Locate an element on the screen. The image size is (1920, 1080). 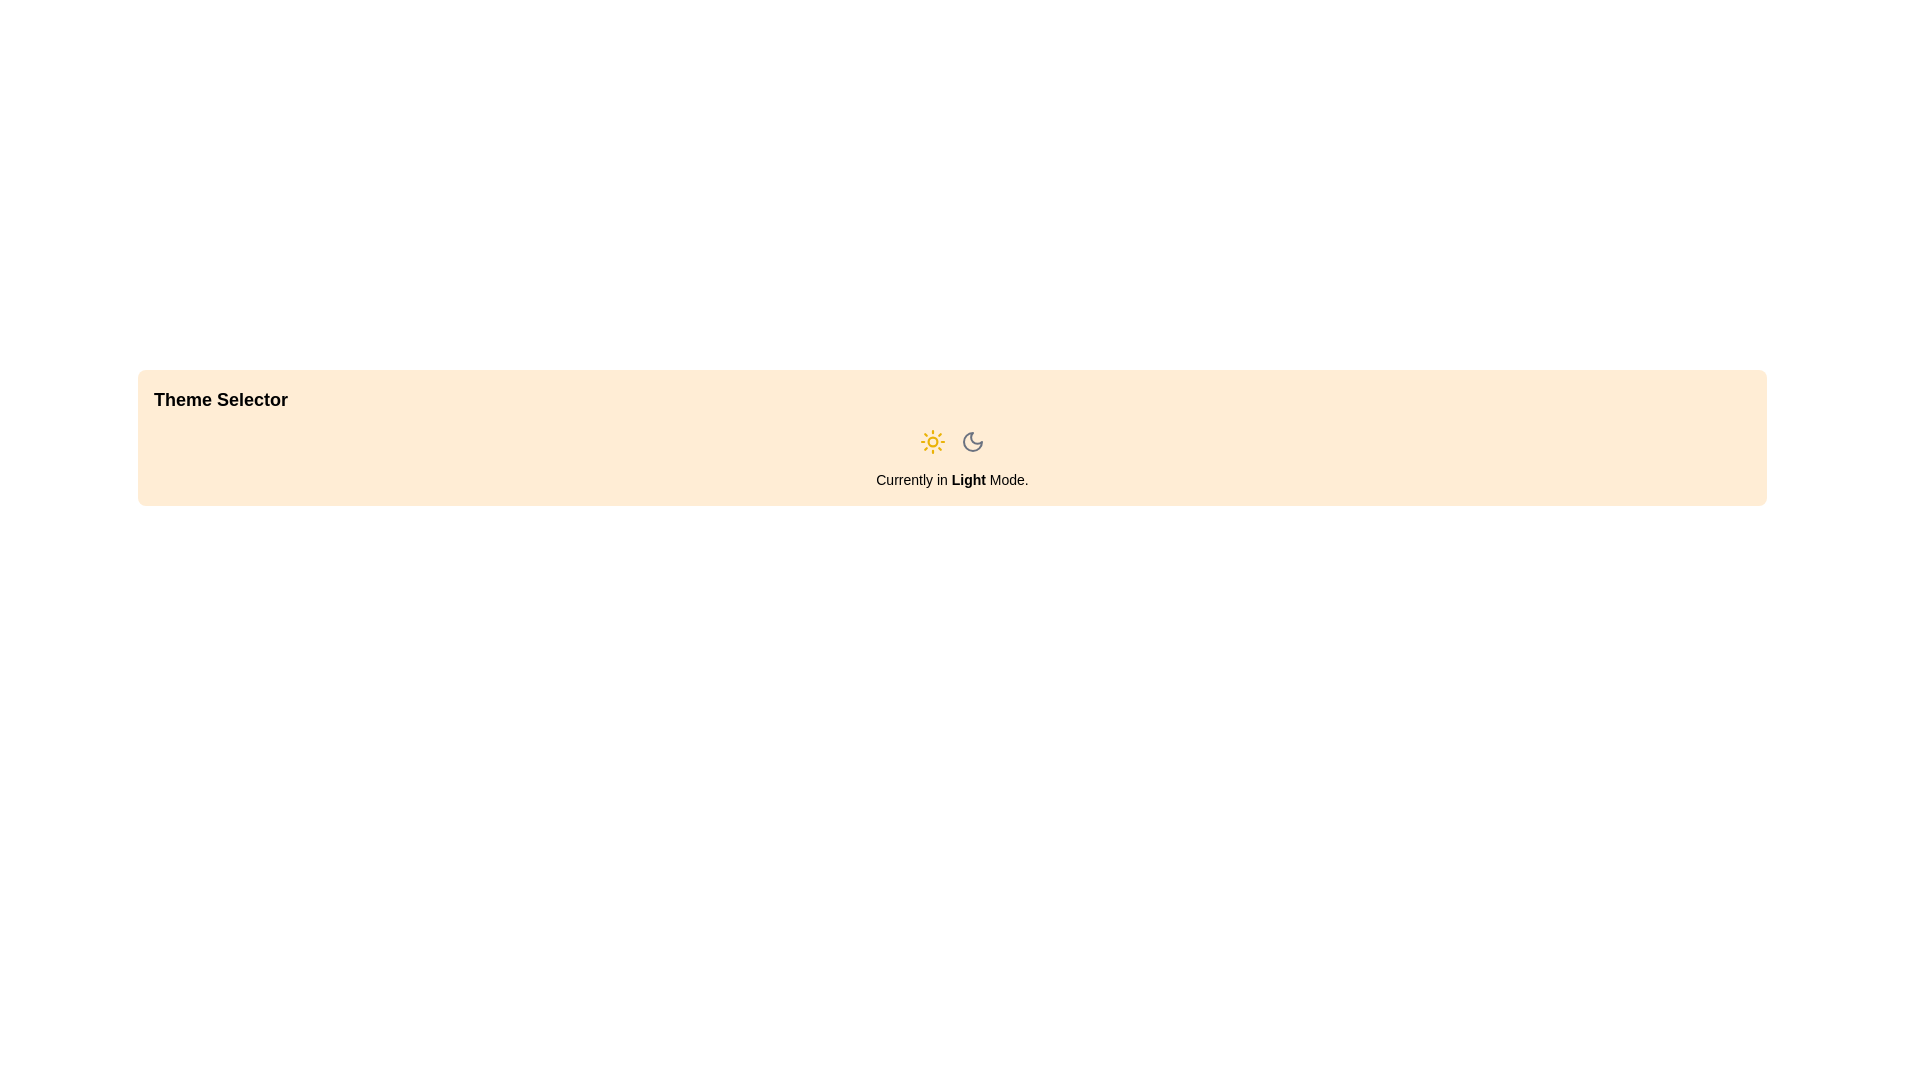
the button to set the theme to Light is located at coordinates (931, 441).